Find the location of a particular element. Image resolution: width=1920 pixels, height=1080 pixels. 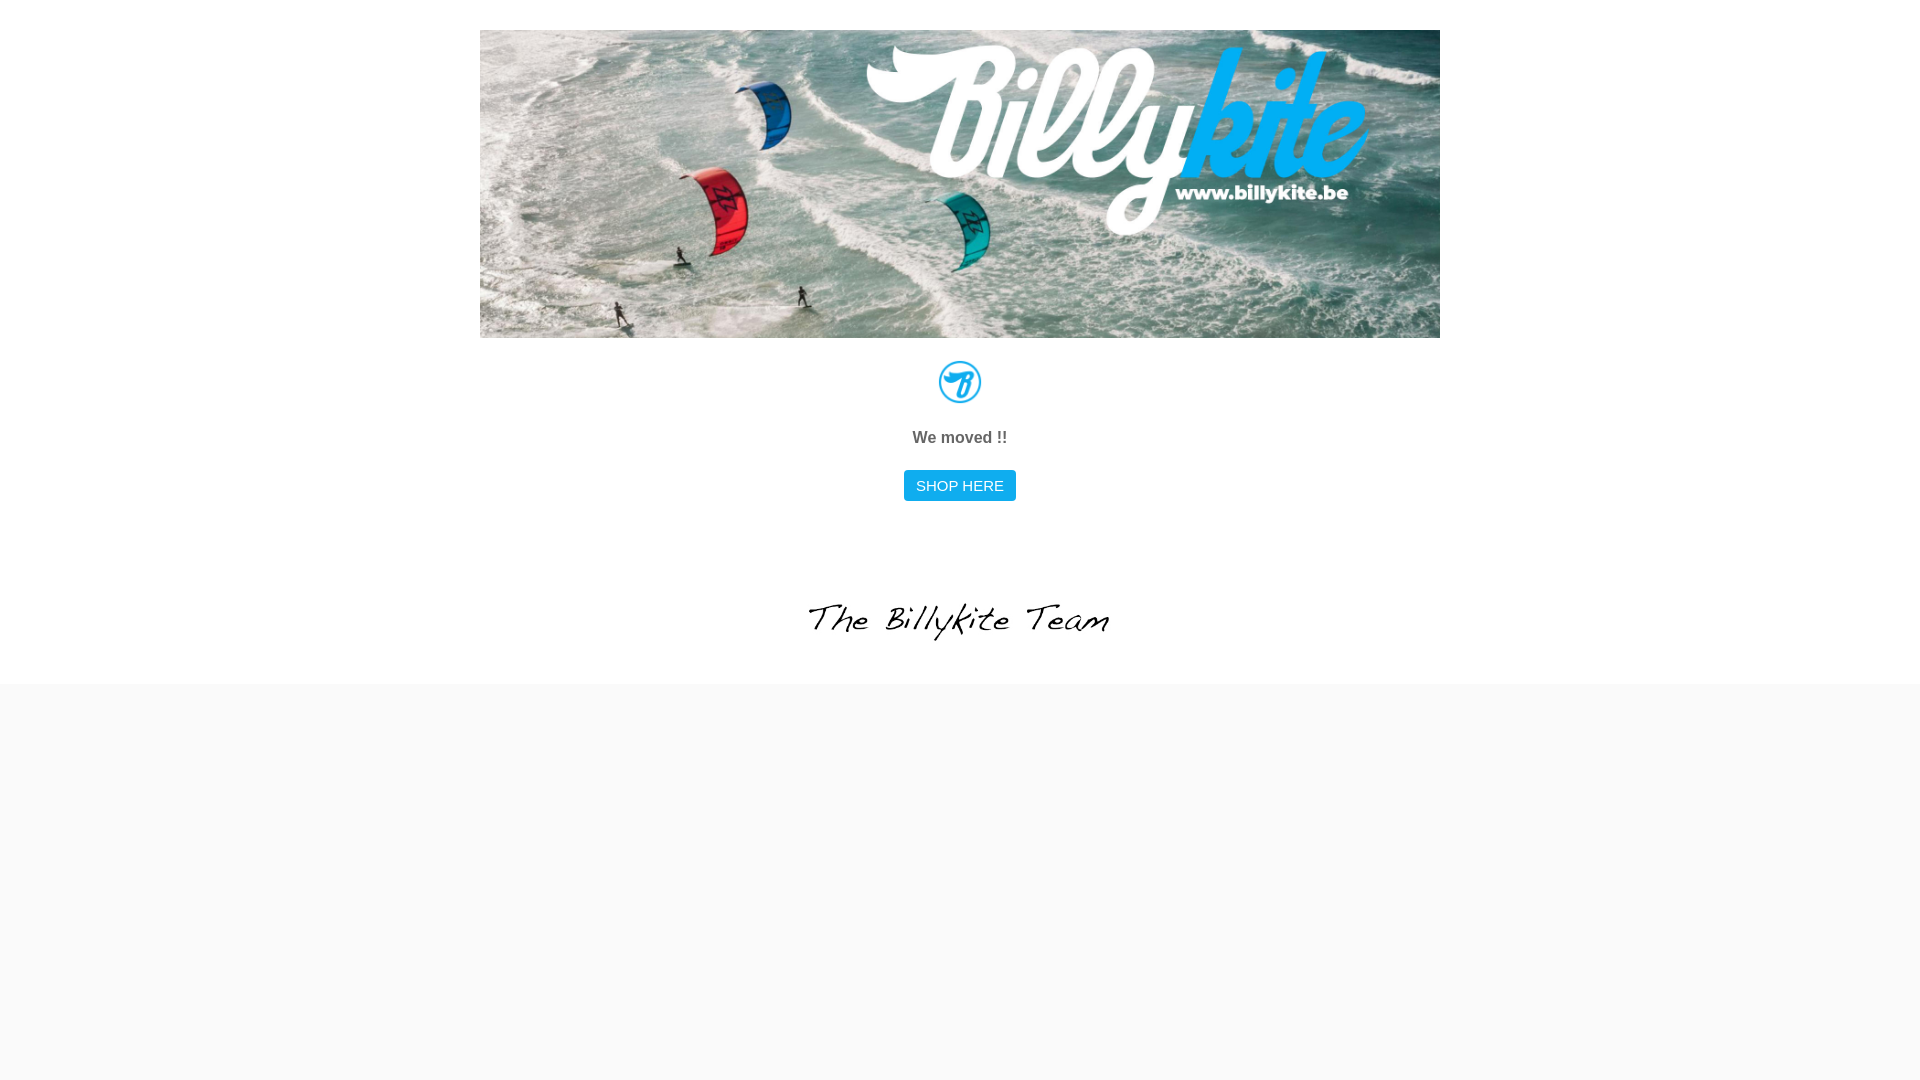

'SHOP HERE' is located at coordinates (960, 485).